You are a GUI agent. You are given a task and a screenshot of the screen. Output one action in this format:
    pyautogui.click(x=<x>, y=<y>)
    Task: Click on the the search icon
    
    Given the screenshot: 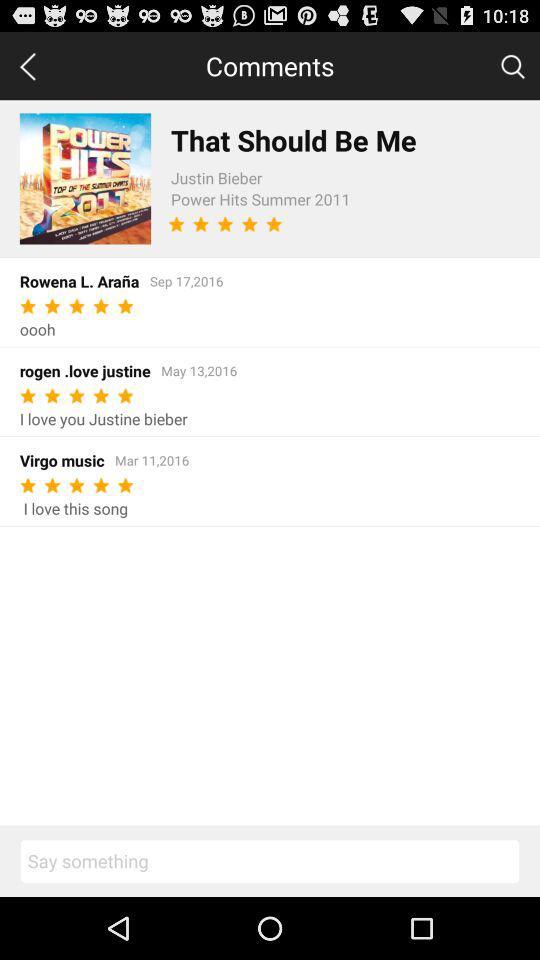 What is the action you would take?
    pyautogui.click(x=512, y=70)
    